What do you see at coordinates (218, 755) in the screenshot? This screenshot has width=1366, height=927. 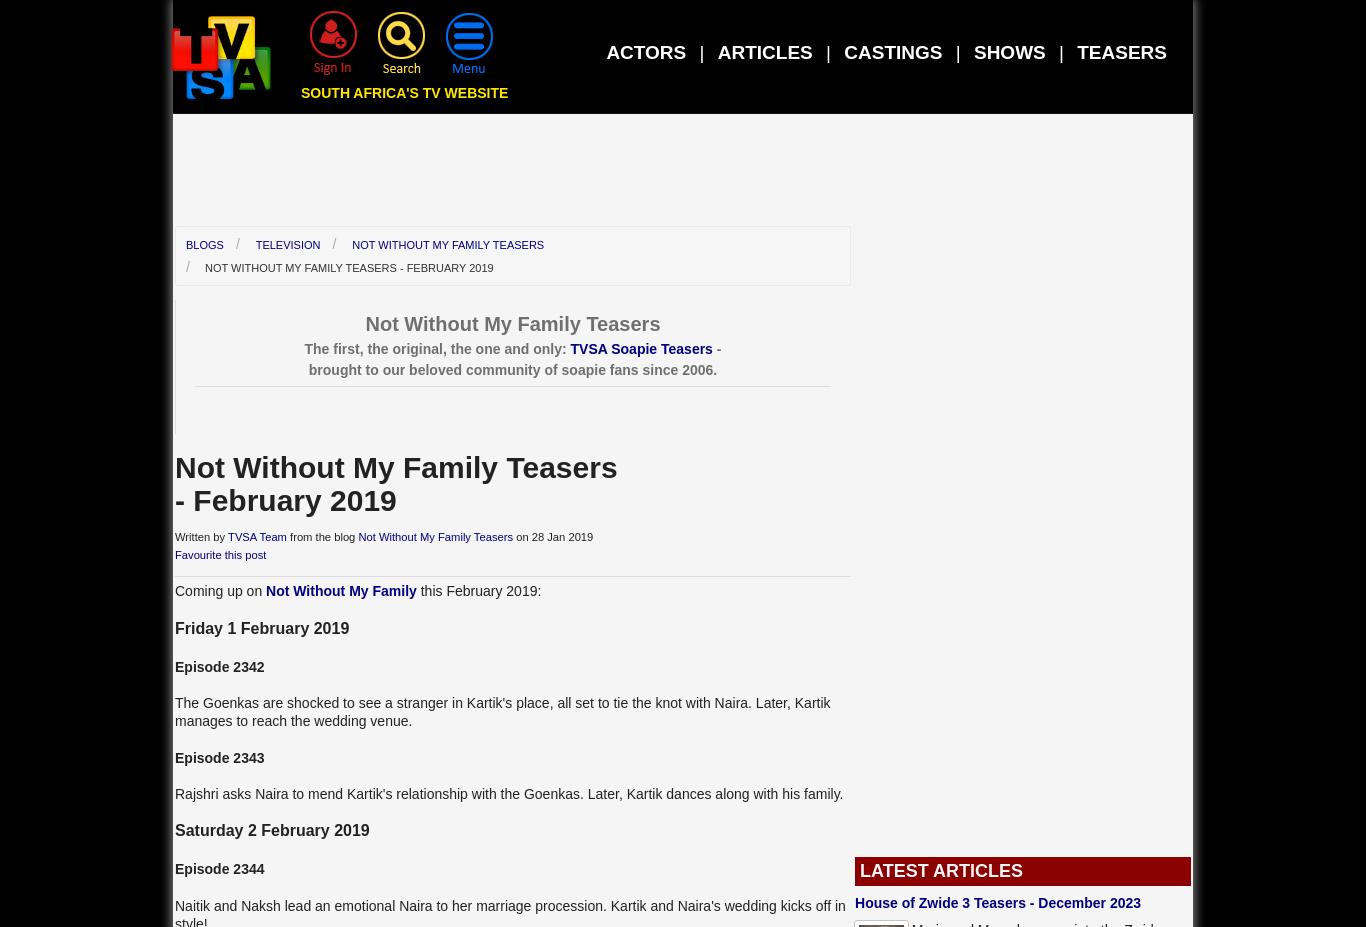 I see `'Episode 2343'` at bounding box center [218, 755].